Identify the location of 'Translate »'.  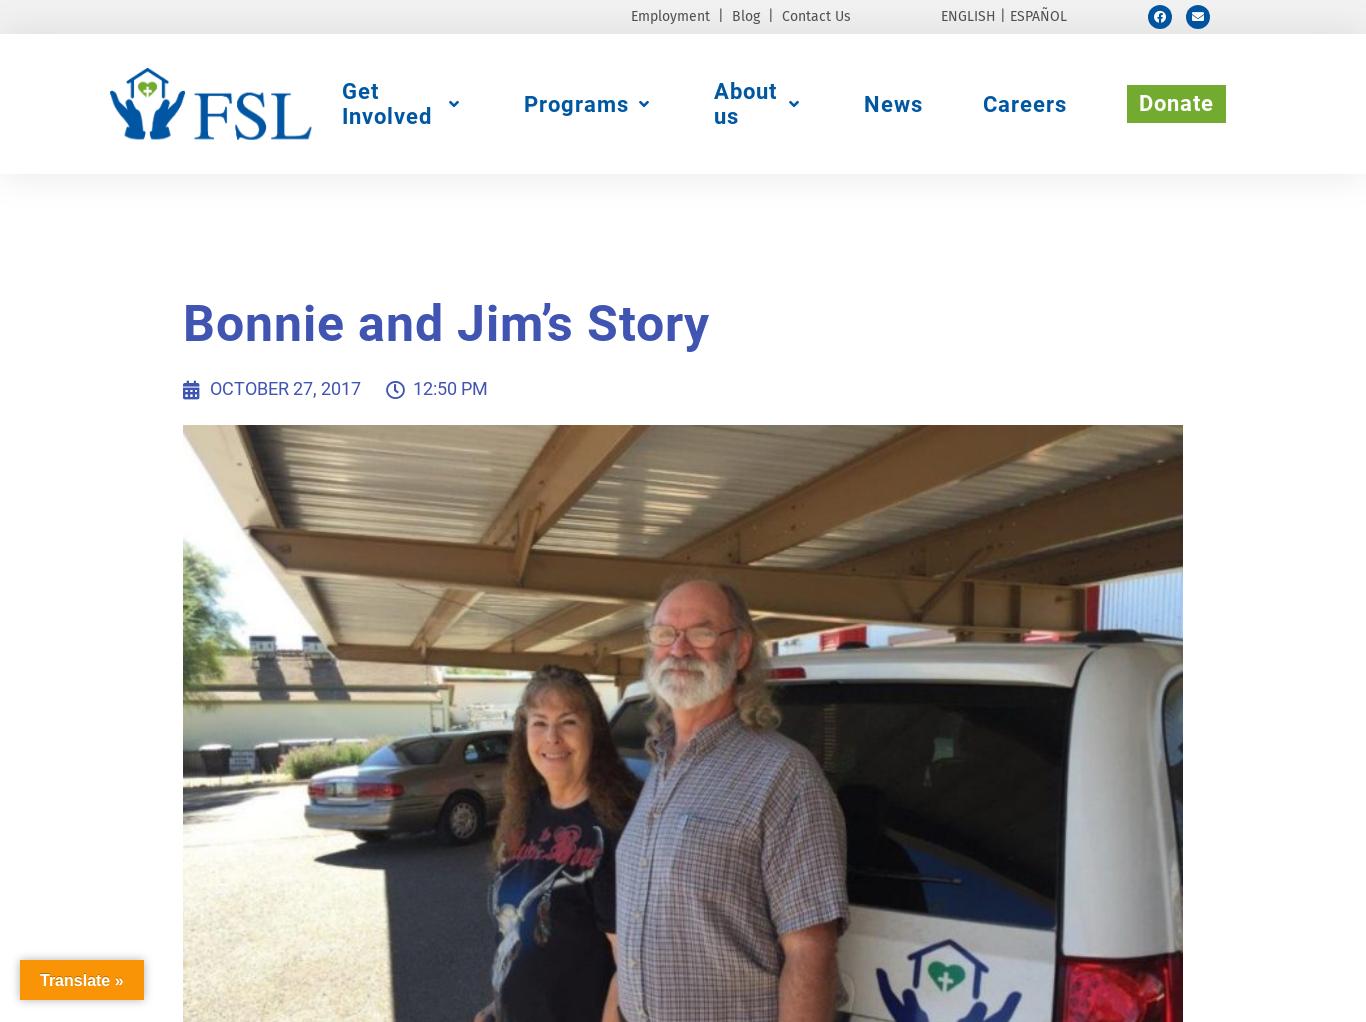
(81, 979).